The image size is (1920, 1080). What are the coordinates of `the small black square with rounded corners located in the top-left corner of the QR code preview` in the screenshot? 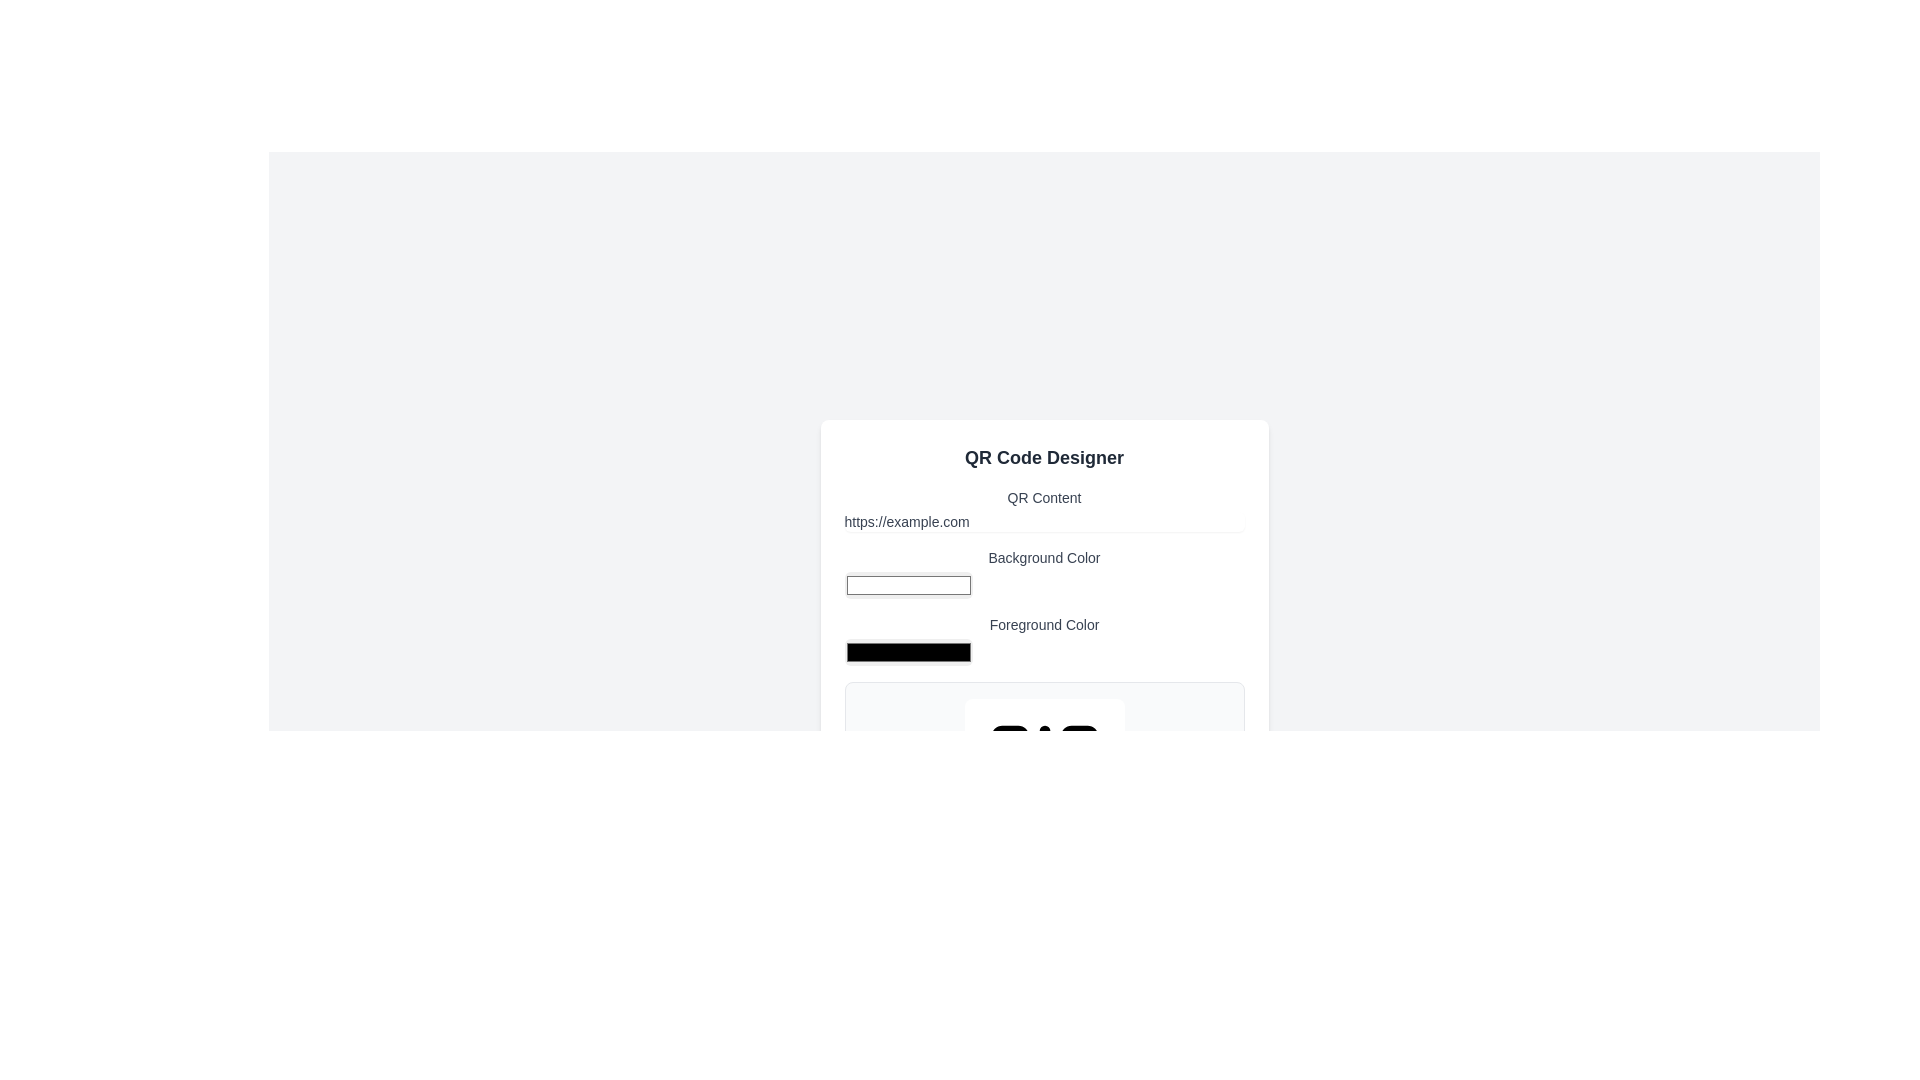 It's located at (1009, 744).